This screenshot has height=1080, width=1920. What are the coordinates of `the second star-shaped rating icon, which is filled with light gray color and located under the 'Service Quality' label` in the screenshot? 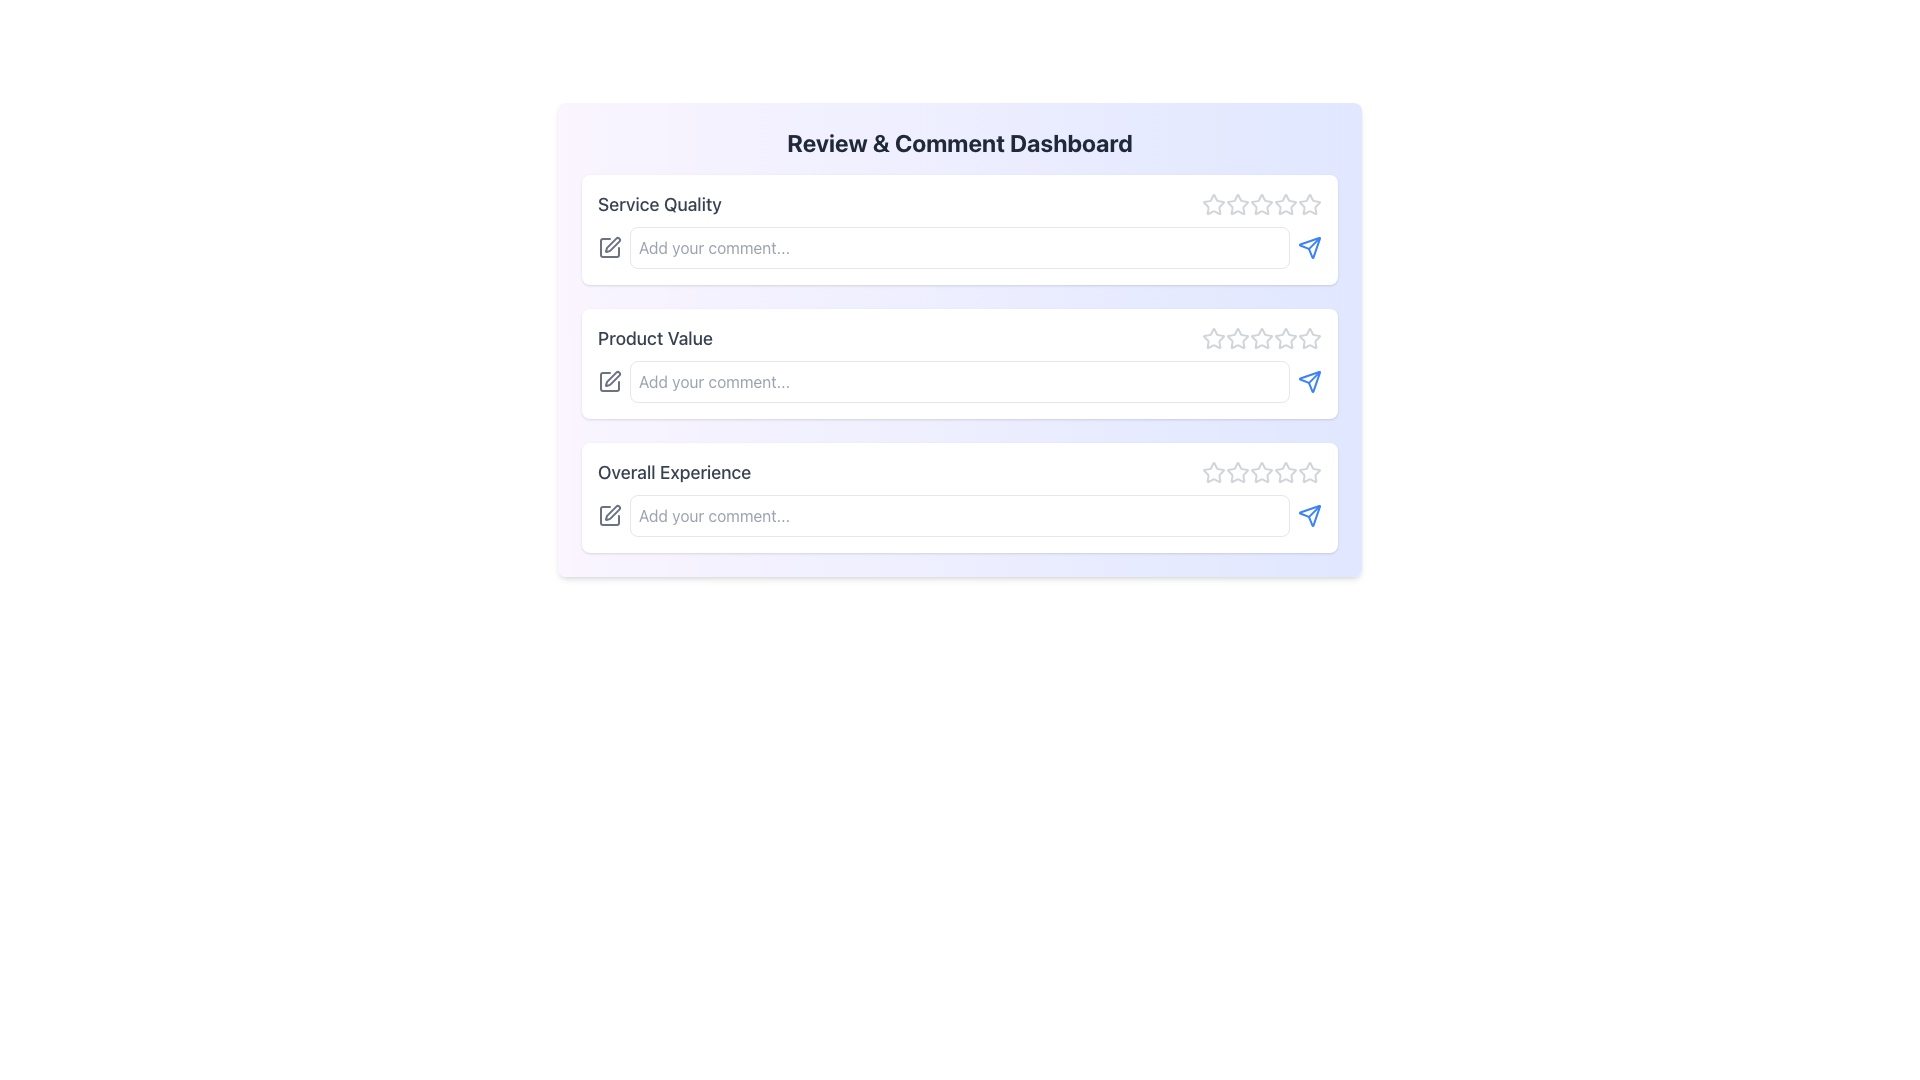 It's located at (1261, 204).